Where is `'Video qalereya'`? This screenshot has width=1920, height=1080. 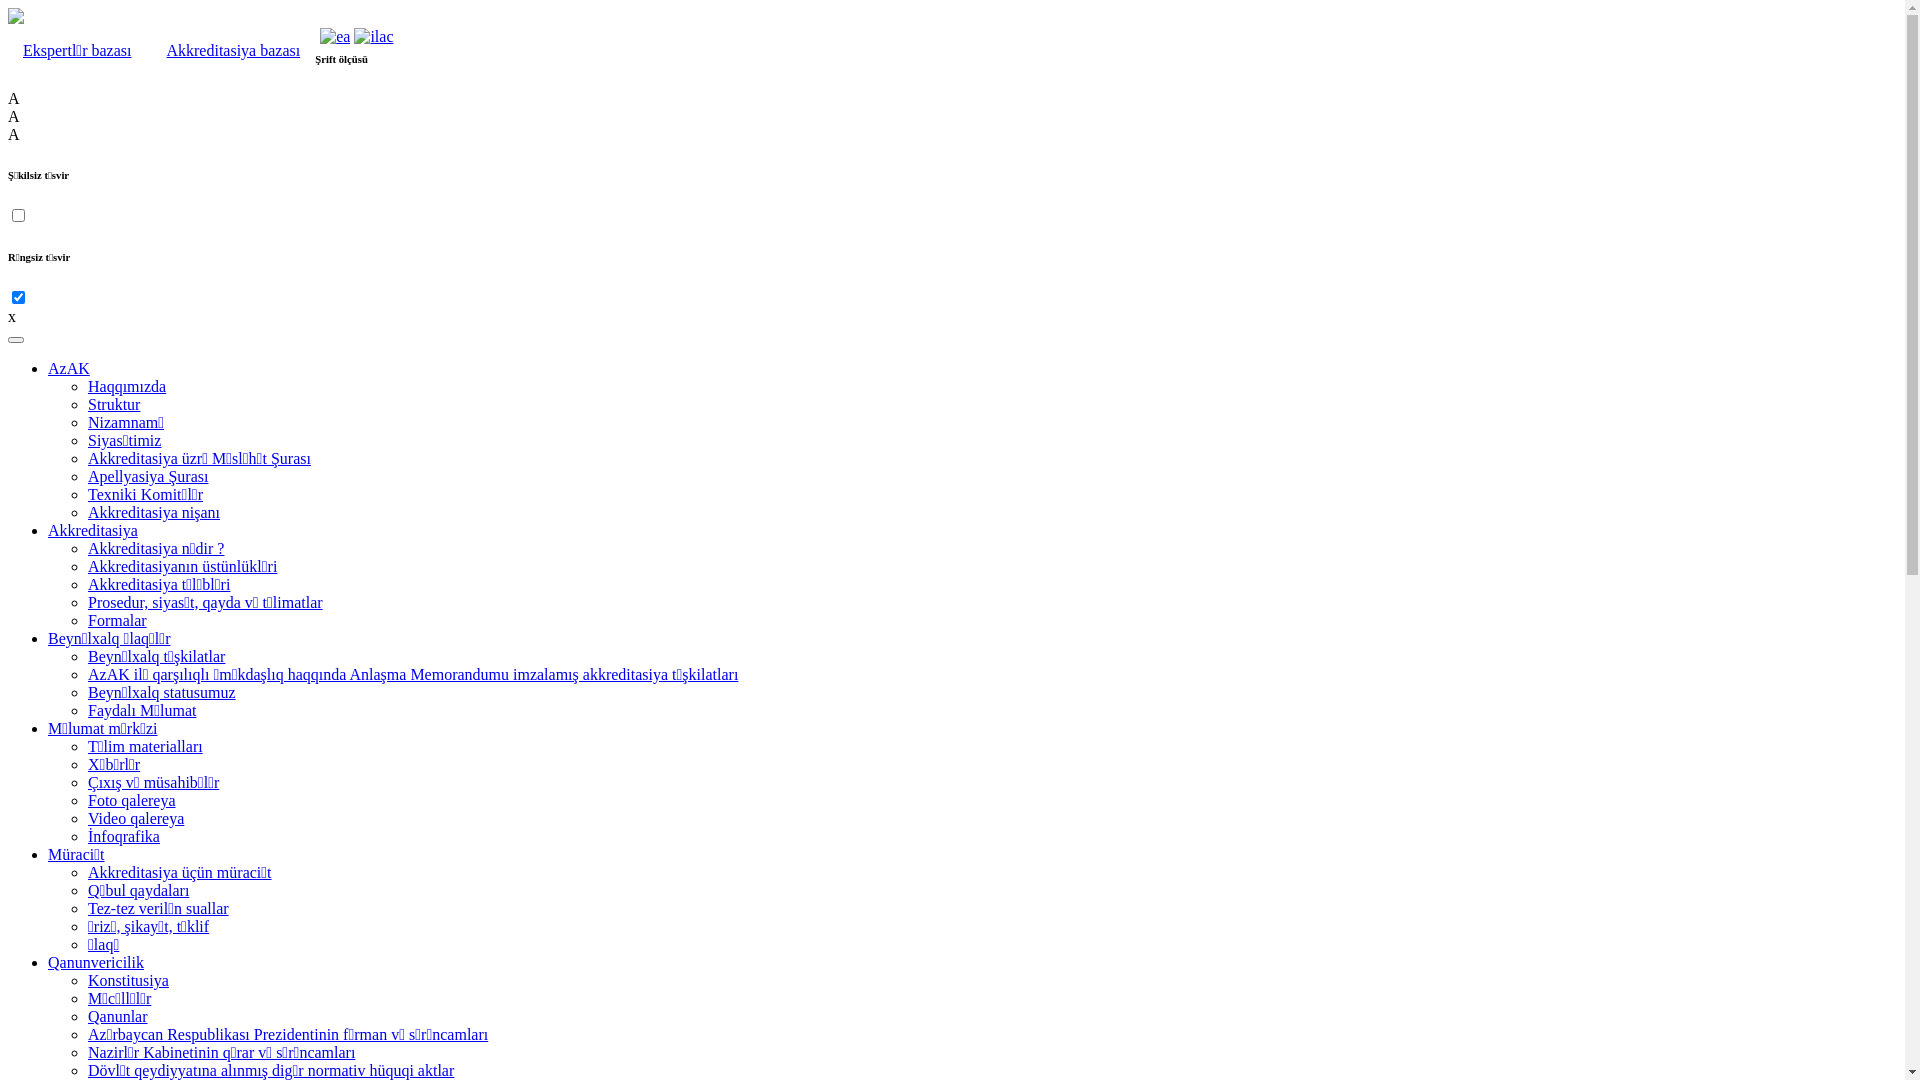 'Video qalereya' is located at coordinates (134, 818).